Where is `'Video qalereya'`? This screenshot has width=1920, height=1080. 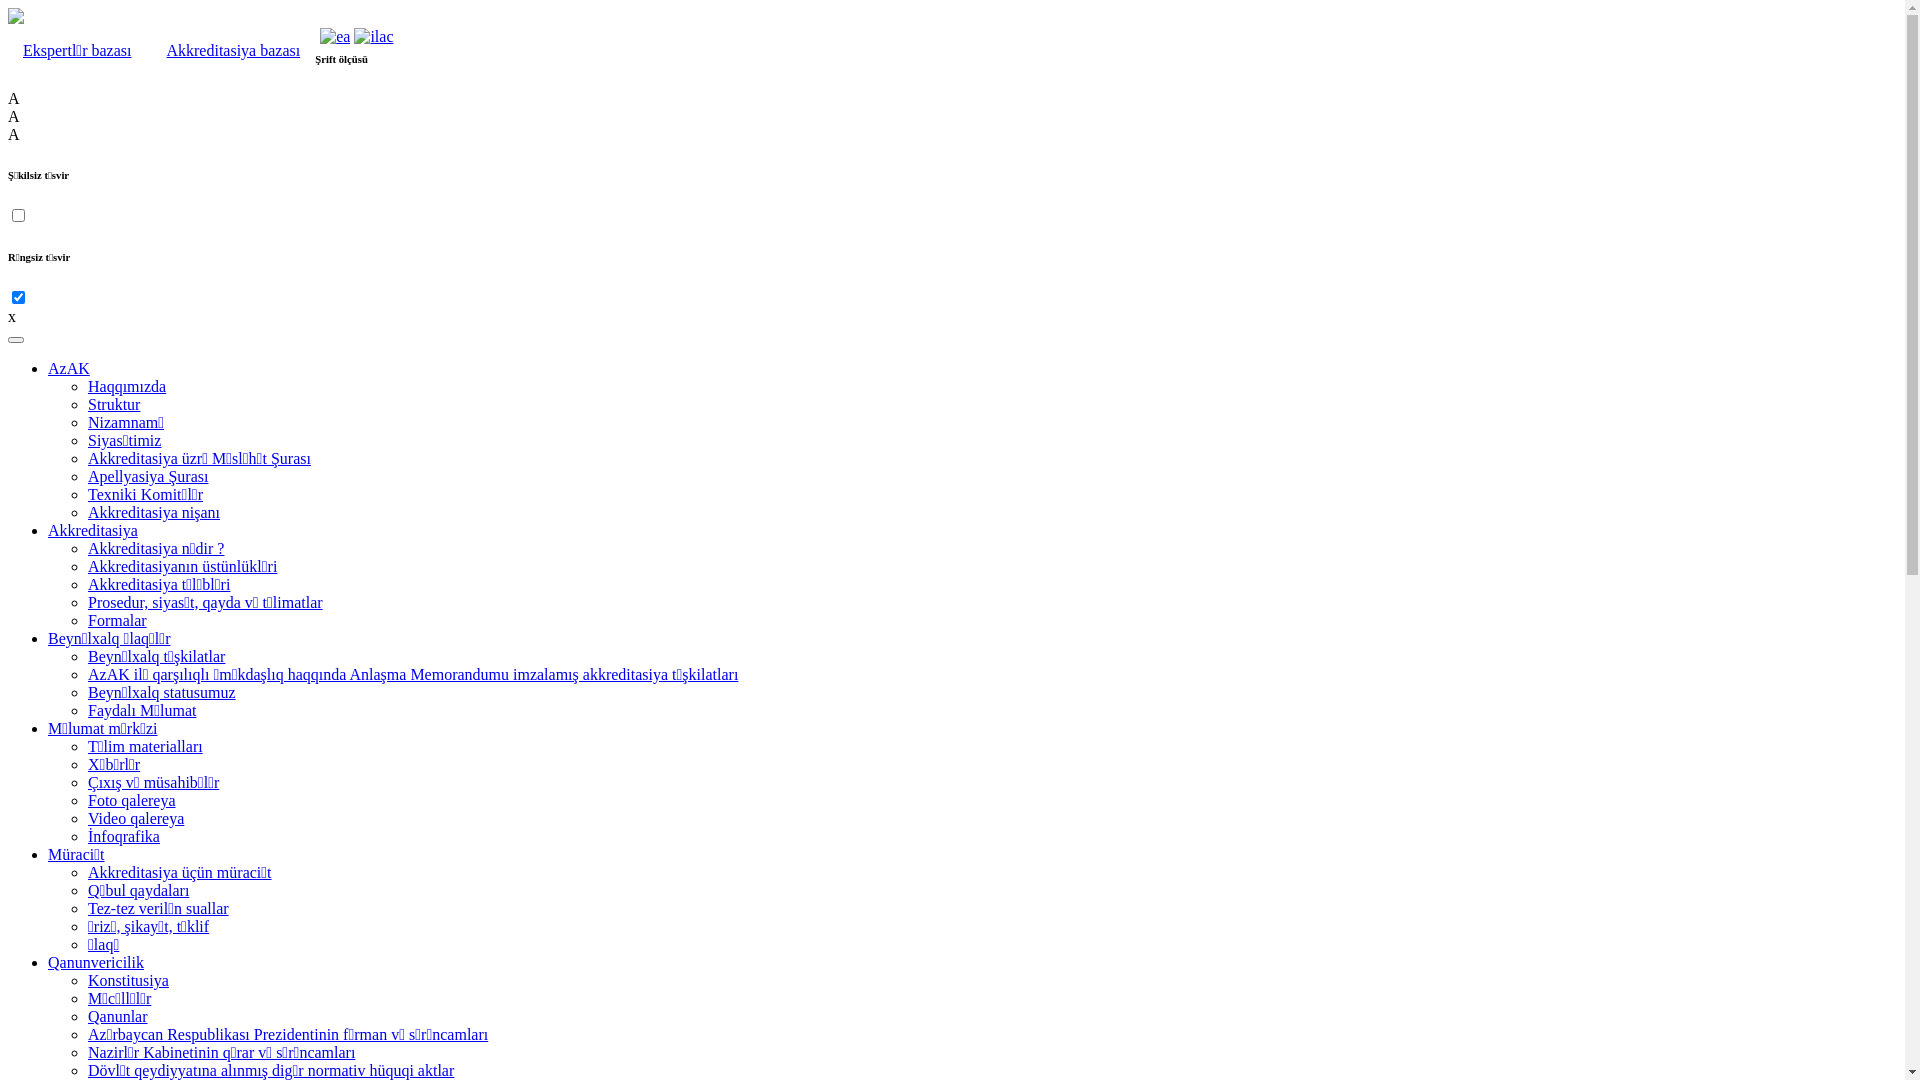 'Video qalereya' is located at coordinates (134, 818).